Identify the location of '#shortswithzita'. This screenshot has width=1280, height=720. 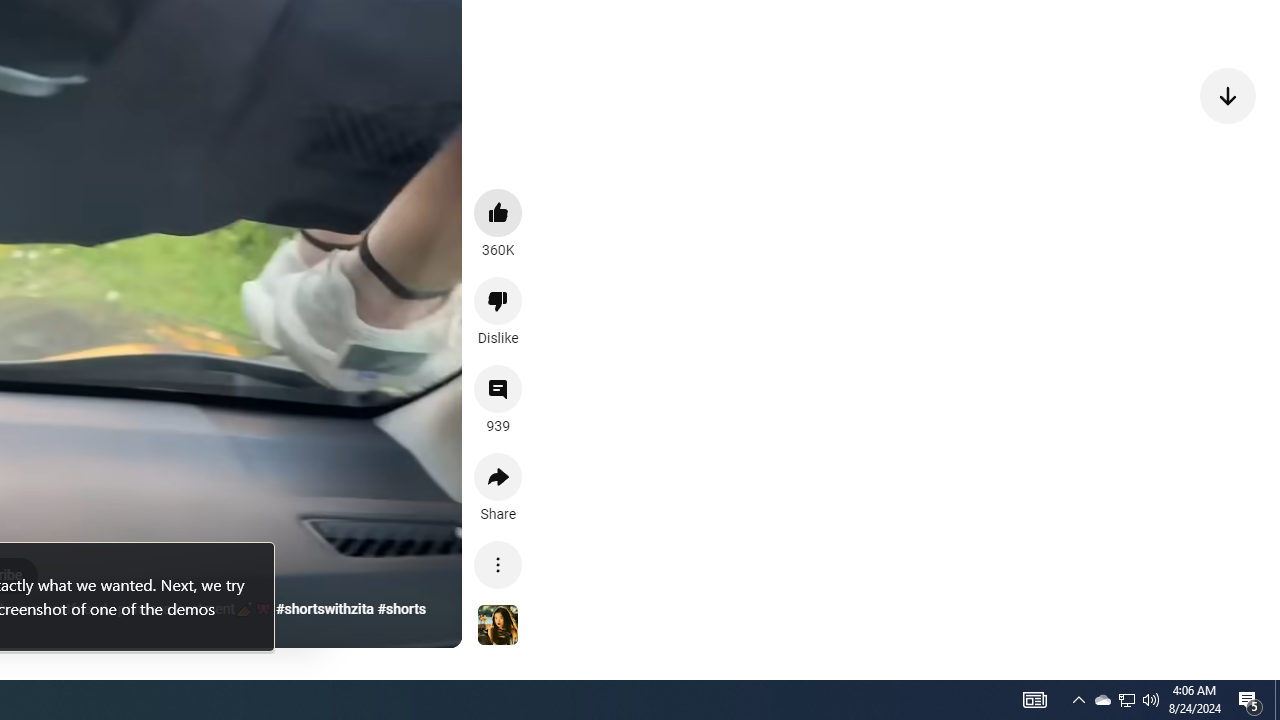
(324, 608).